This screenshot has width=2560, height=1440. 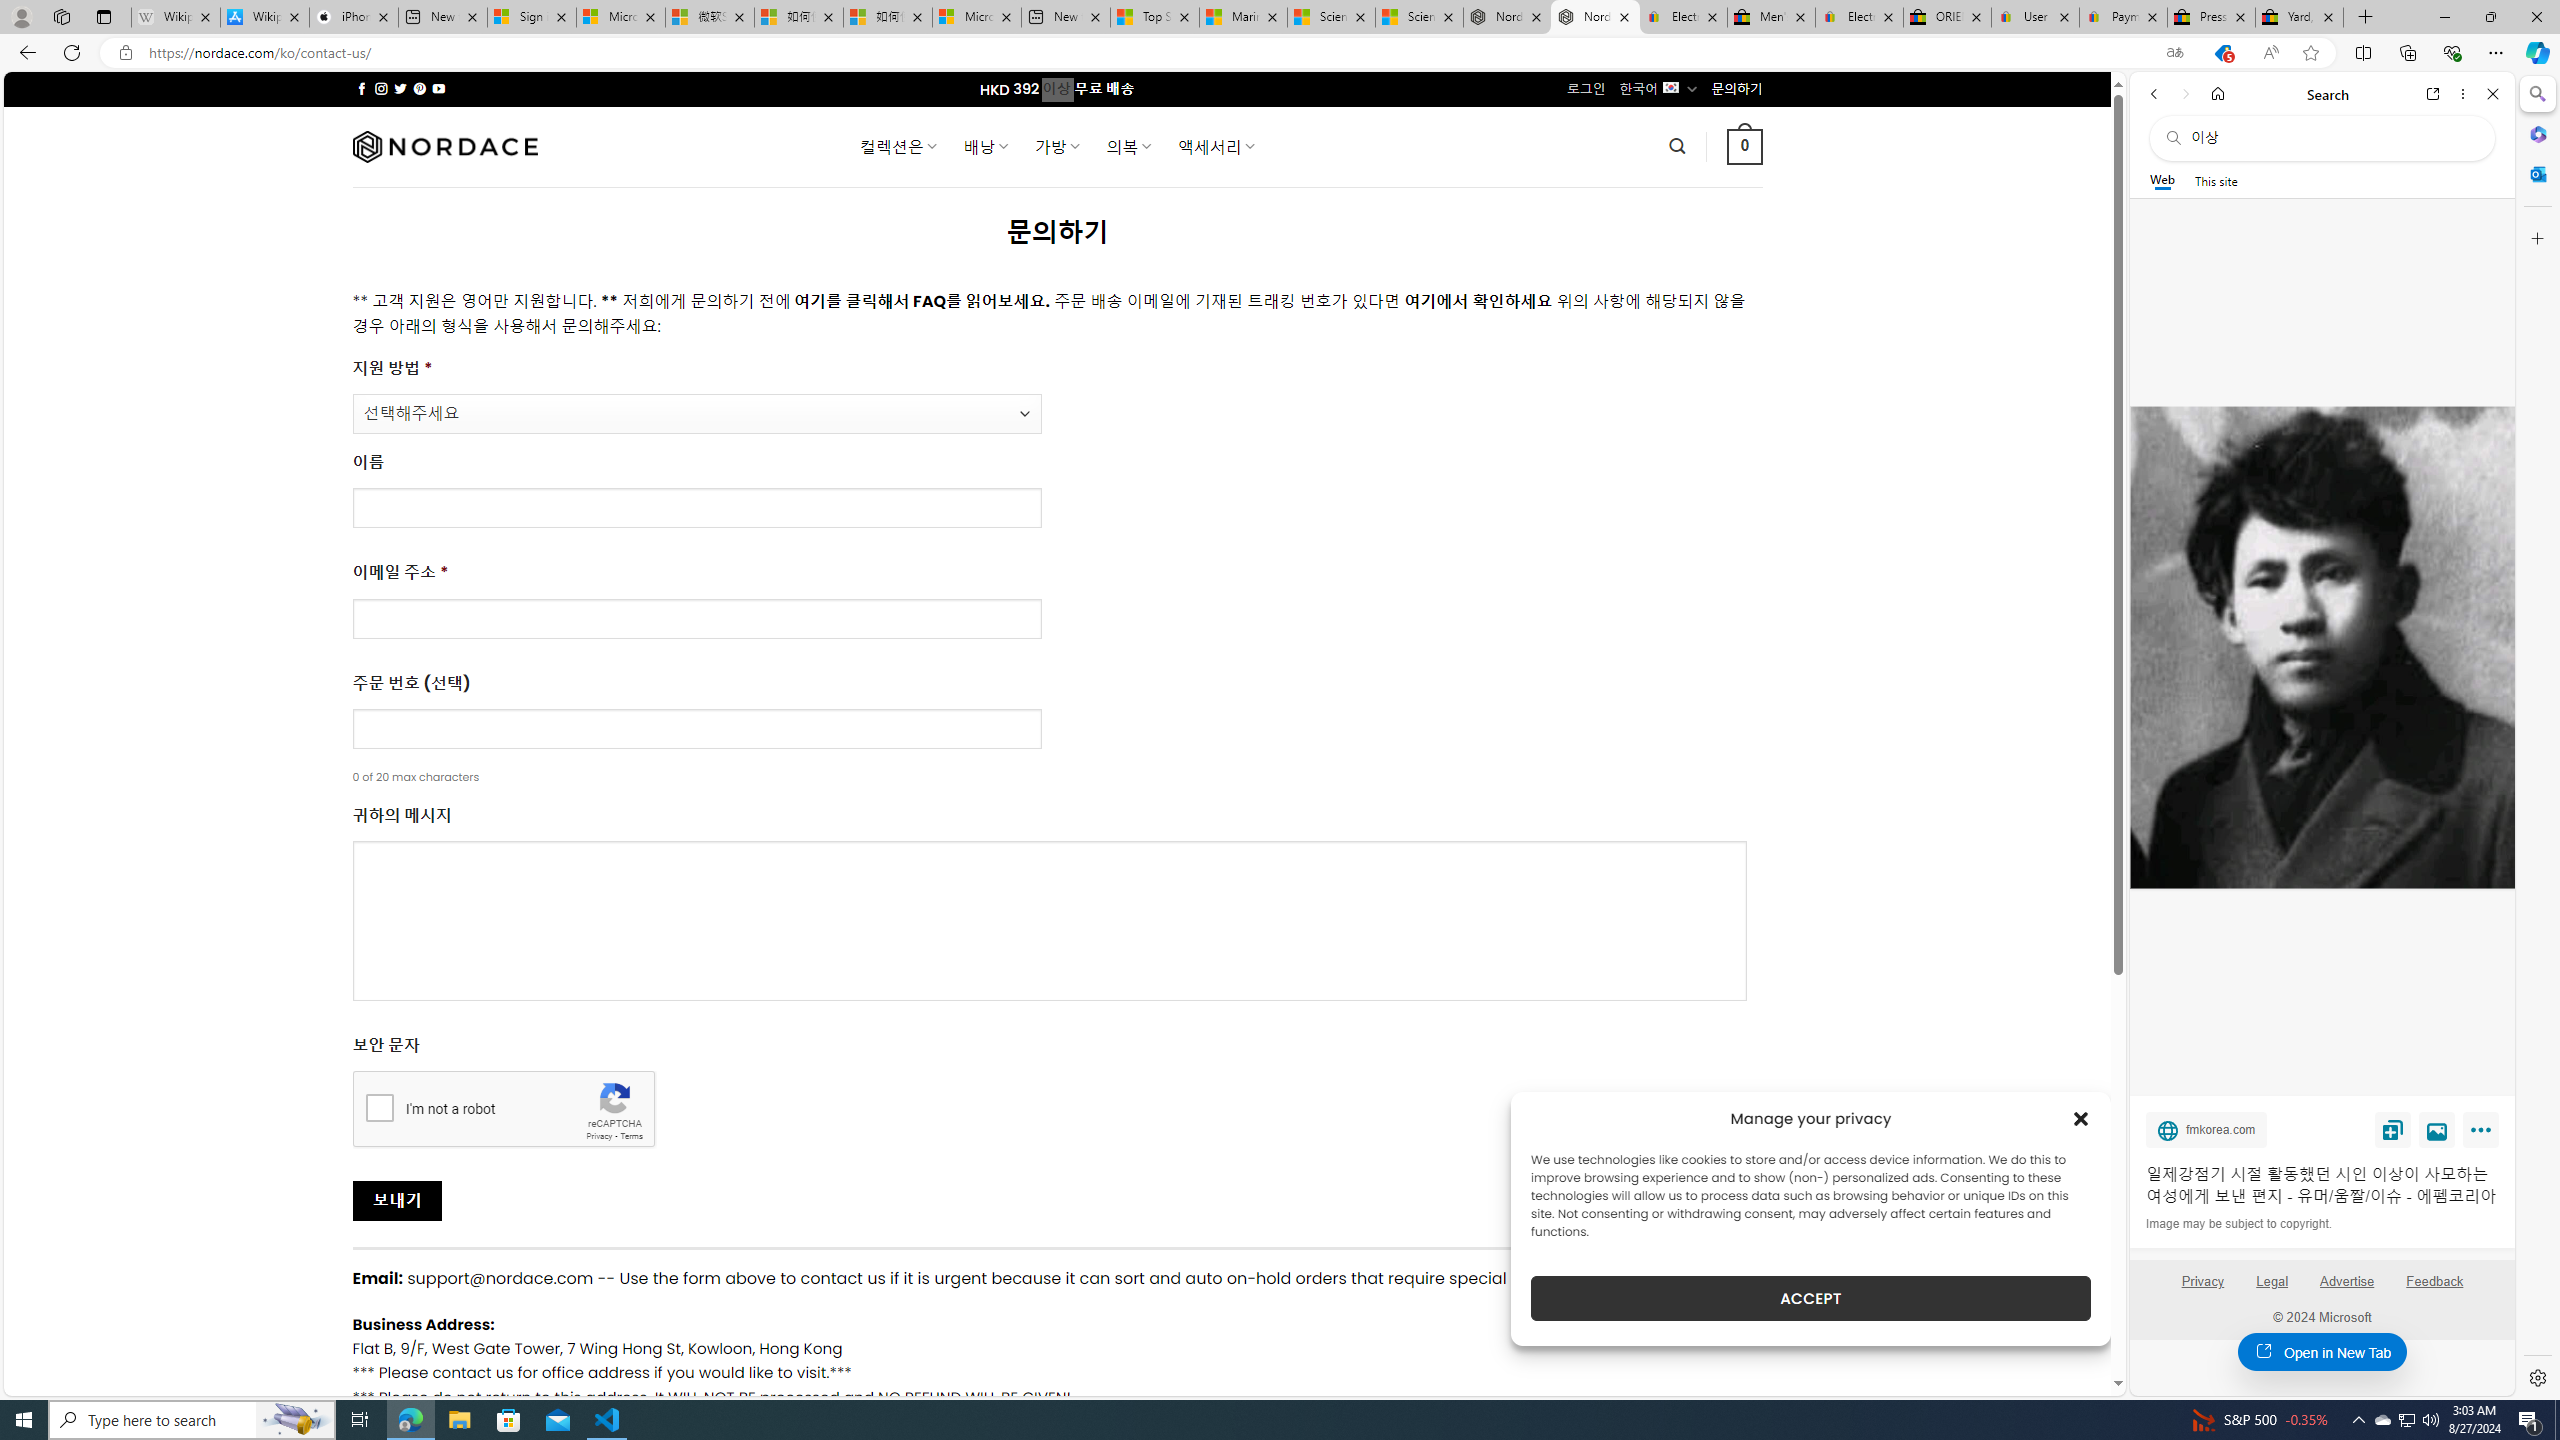 I want to click on 'Nordace - Summer Adventures 2024', so click(x=1505, y=16).